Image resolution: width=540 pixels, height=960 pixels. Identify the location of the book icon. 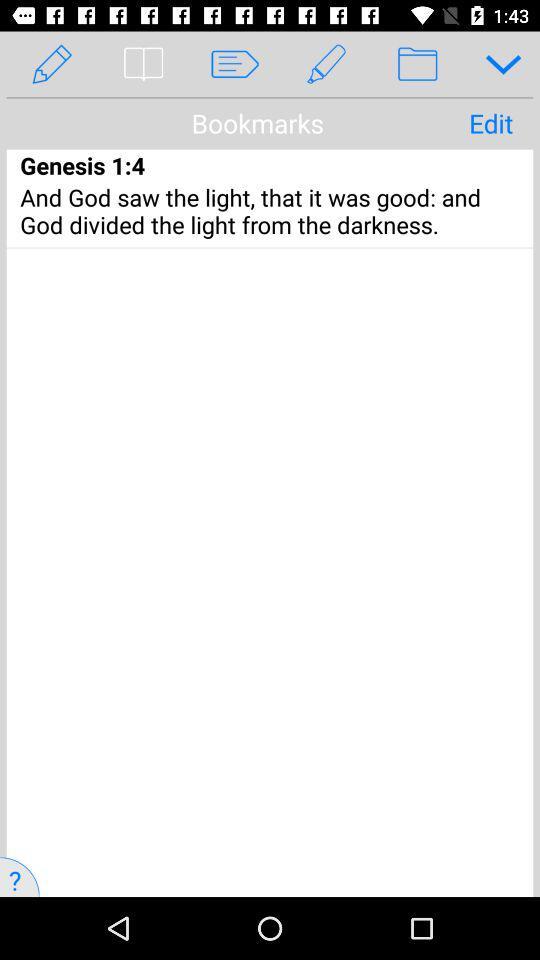
(142, 64).